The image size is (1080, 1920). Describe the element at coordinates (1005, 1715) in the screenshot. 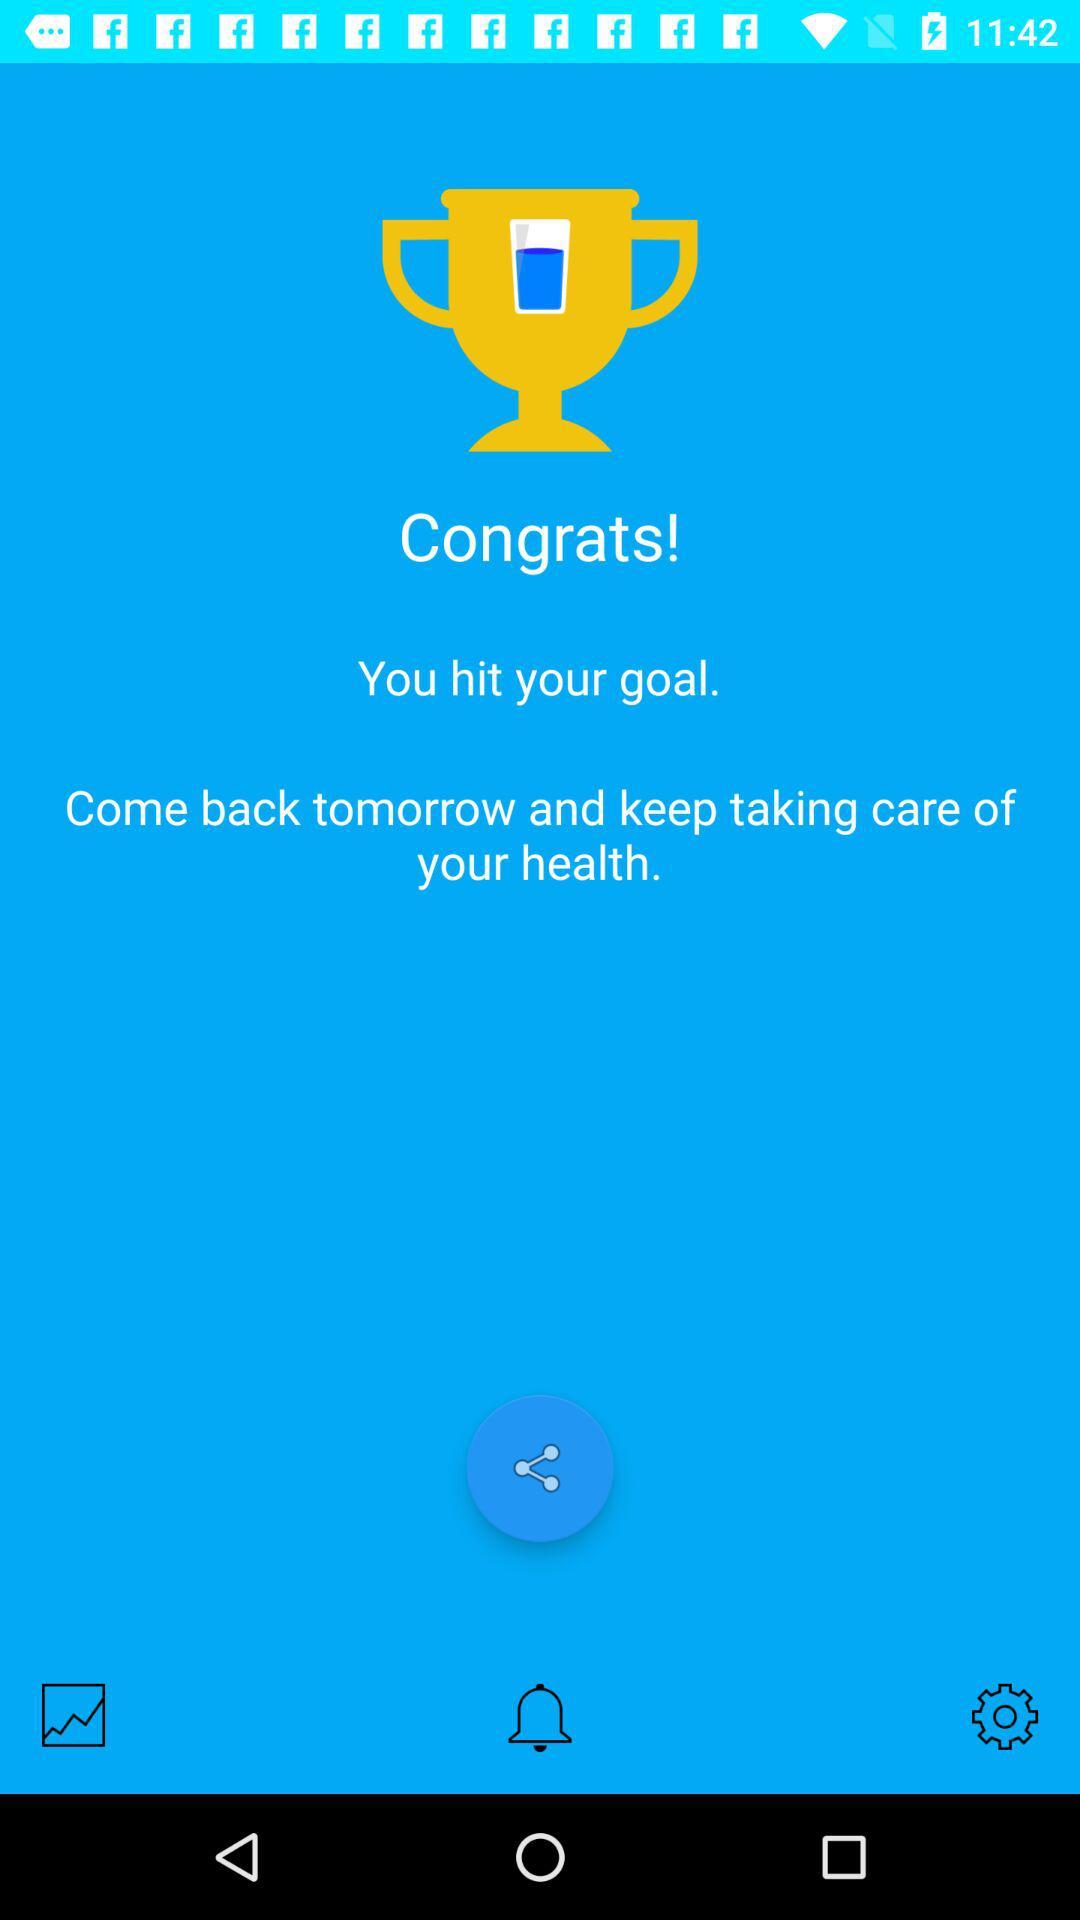

I see `settings options` at that location.